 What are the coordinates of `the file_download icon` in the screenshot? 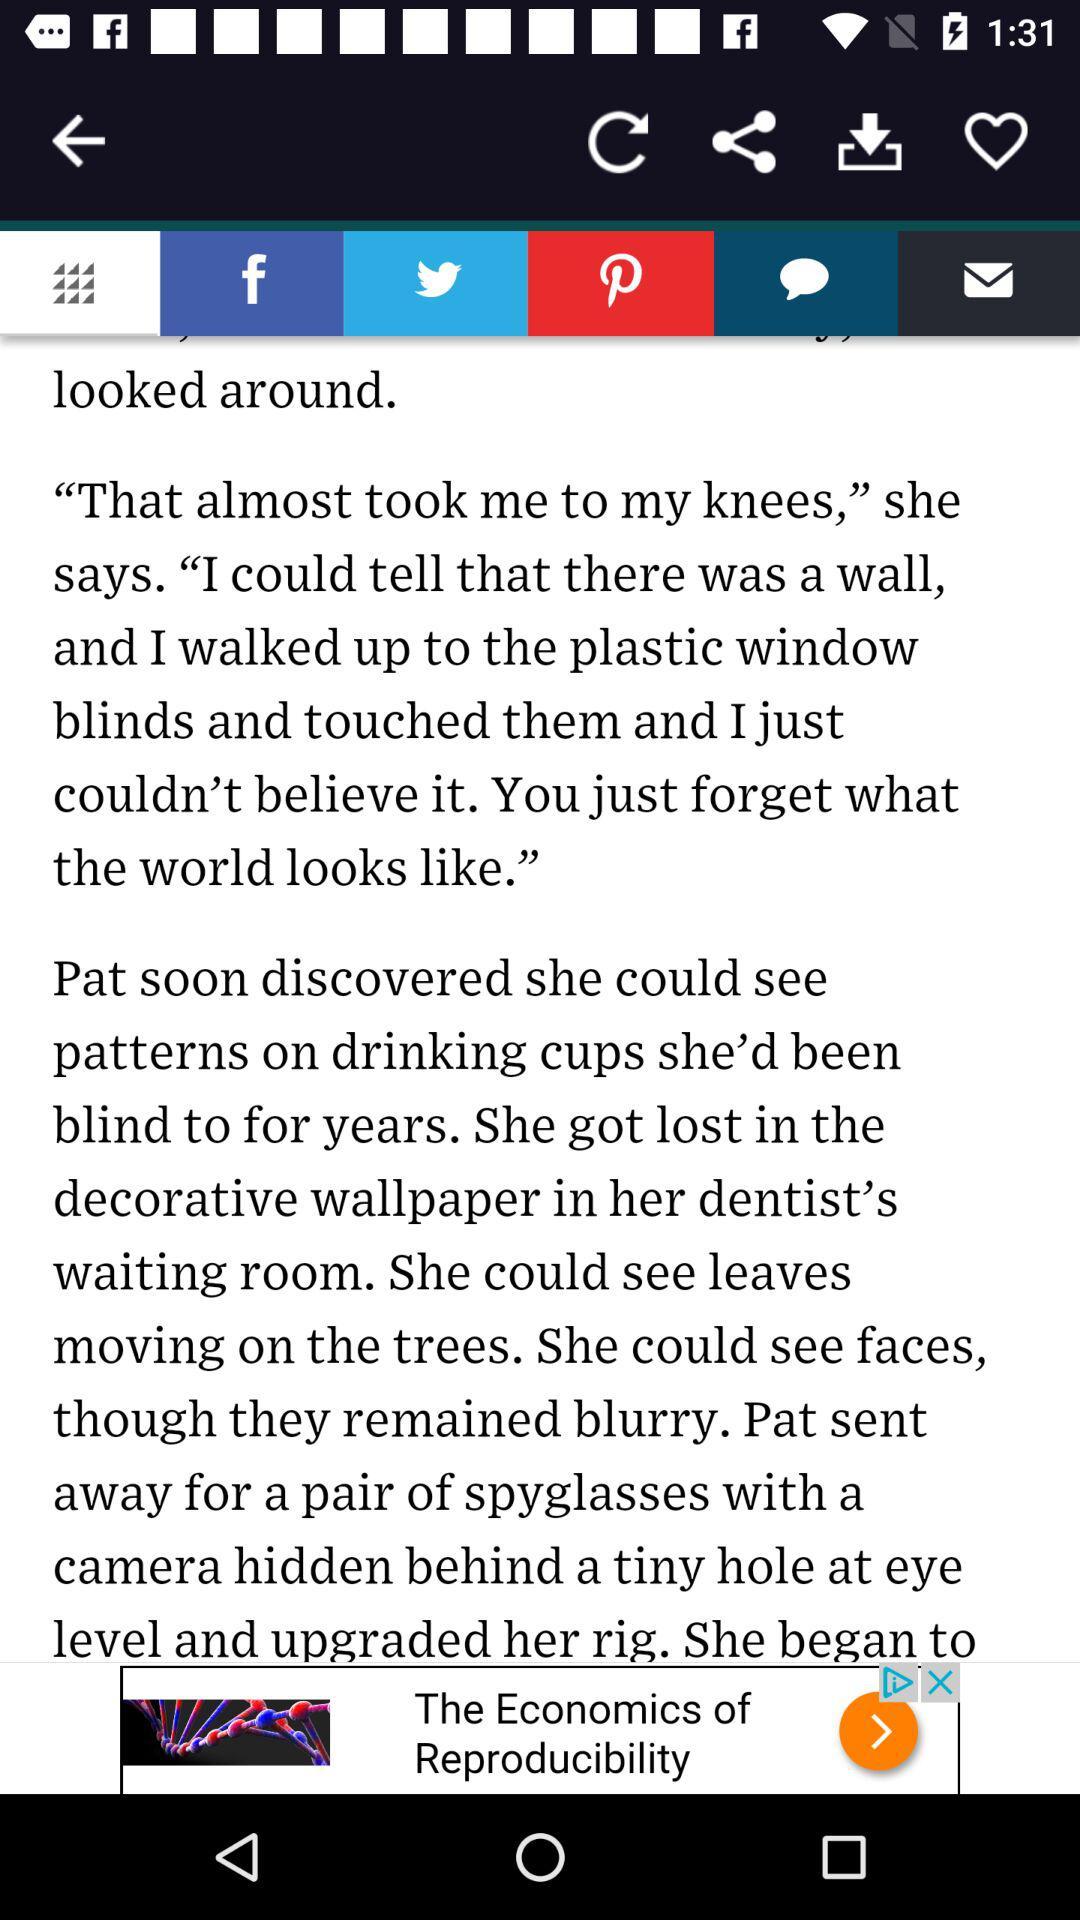 It's located at (869, 140).